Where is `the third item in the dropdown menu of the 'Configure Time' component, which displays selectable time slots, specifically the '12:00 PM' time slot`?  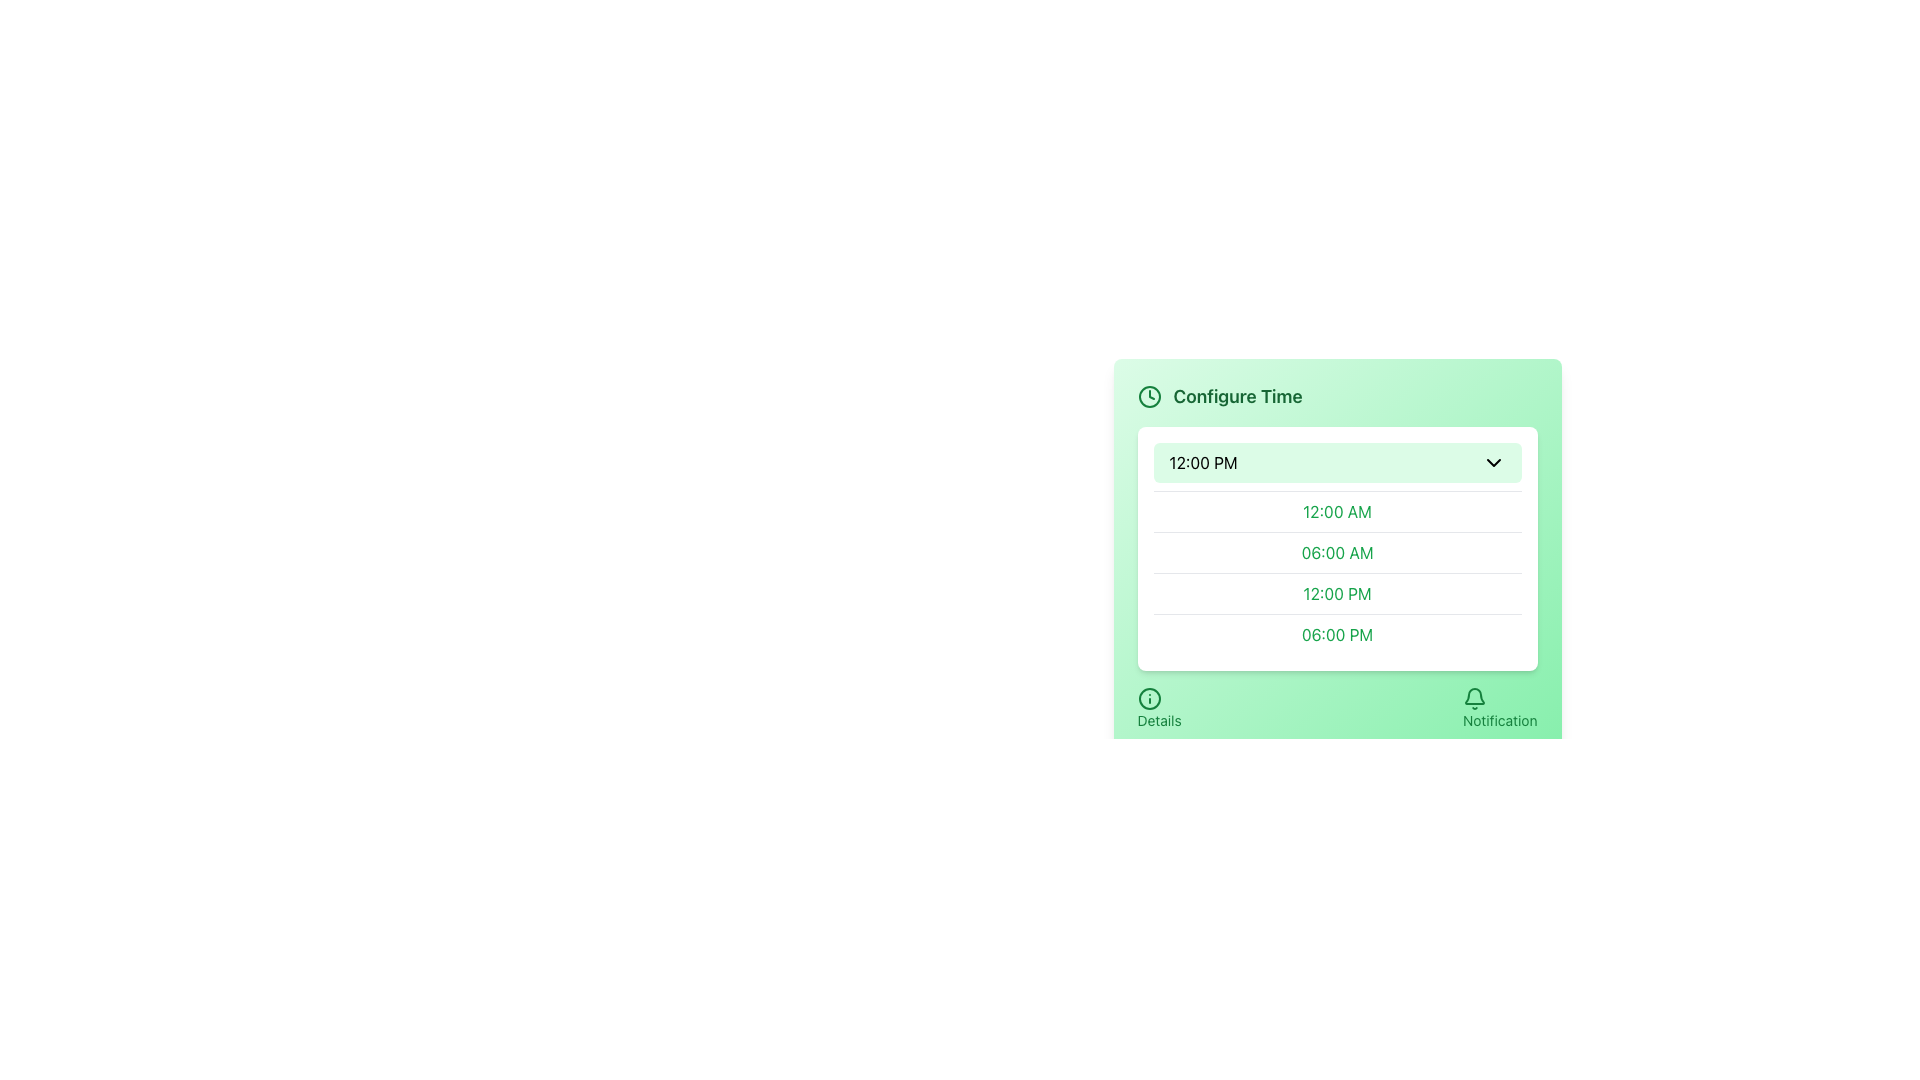 the third item in the dropdown menu of the 'Configure Time' component, which displays selectable time slots, specifically the '12:00 PM' time slot is located at coordinates (1337, 573).